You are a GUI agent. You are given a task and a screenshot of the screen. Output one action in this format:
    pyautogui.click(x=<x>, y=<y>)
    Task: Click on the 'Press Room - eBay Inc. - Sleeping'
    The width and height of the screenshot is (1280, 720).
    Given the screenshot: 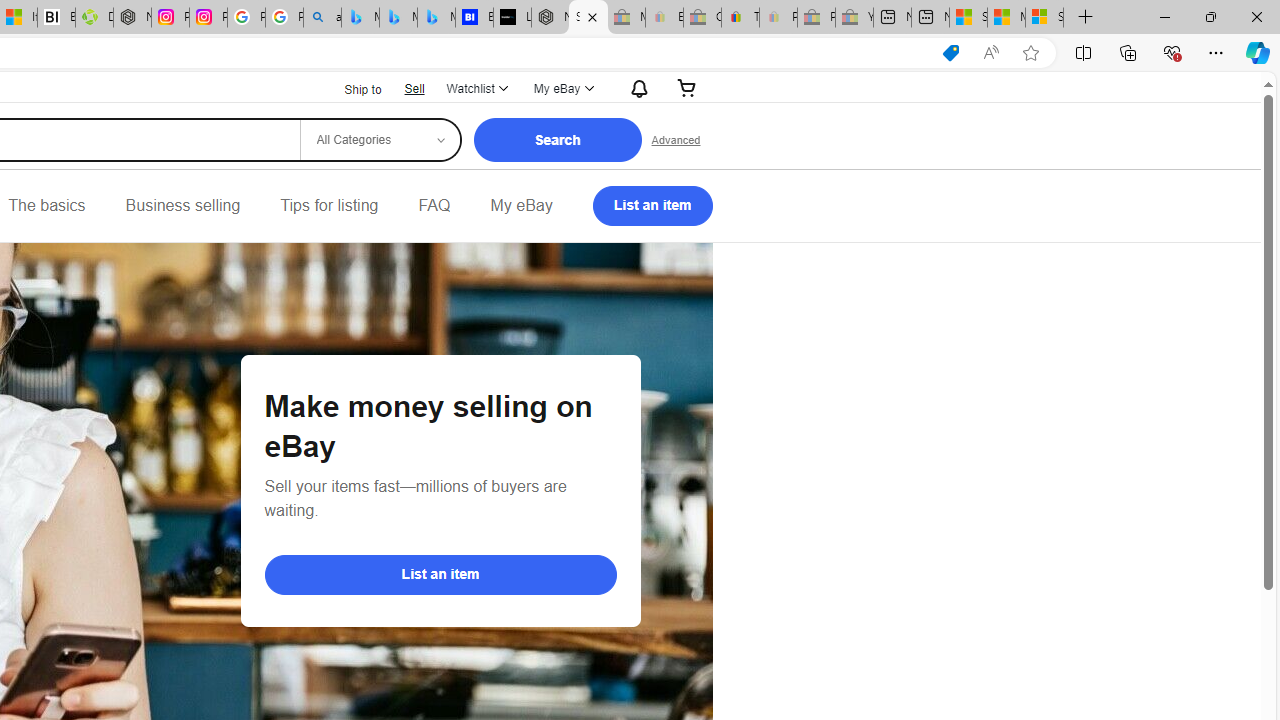 What is the action you would take?
    pyautogui.click(x=816, y=17)
    